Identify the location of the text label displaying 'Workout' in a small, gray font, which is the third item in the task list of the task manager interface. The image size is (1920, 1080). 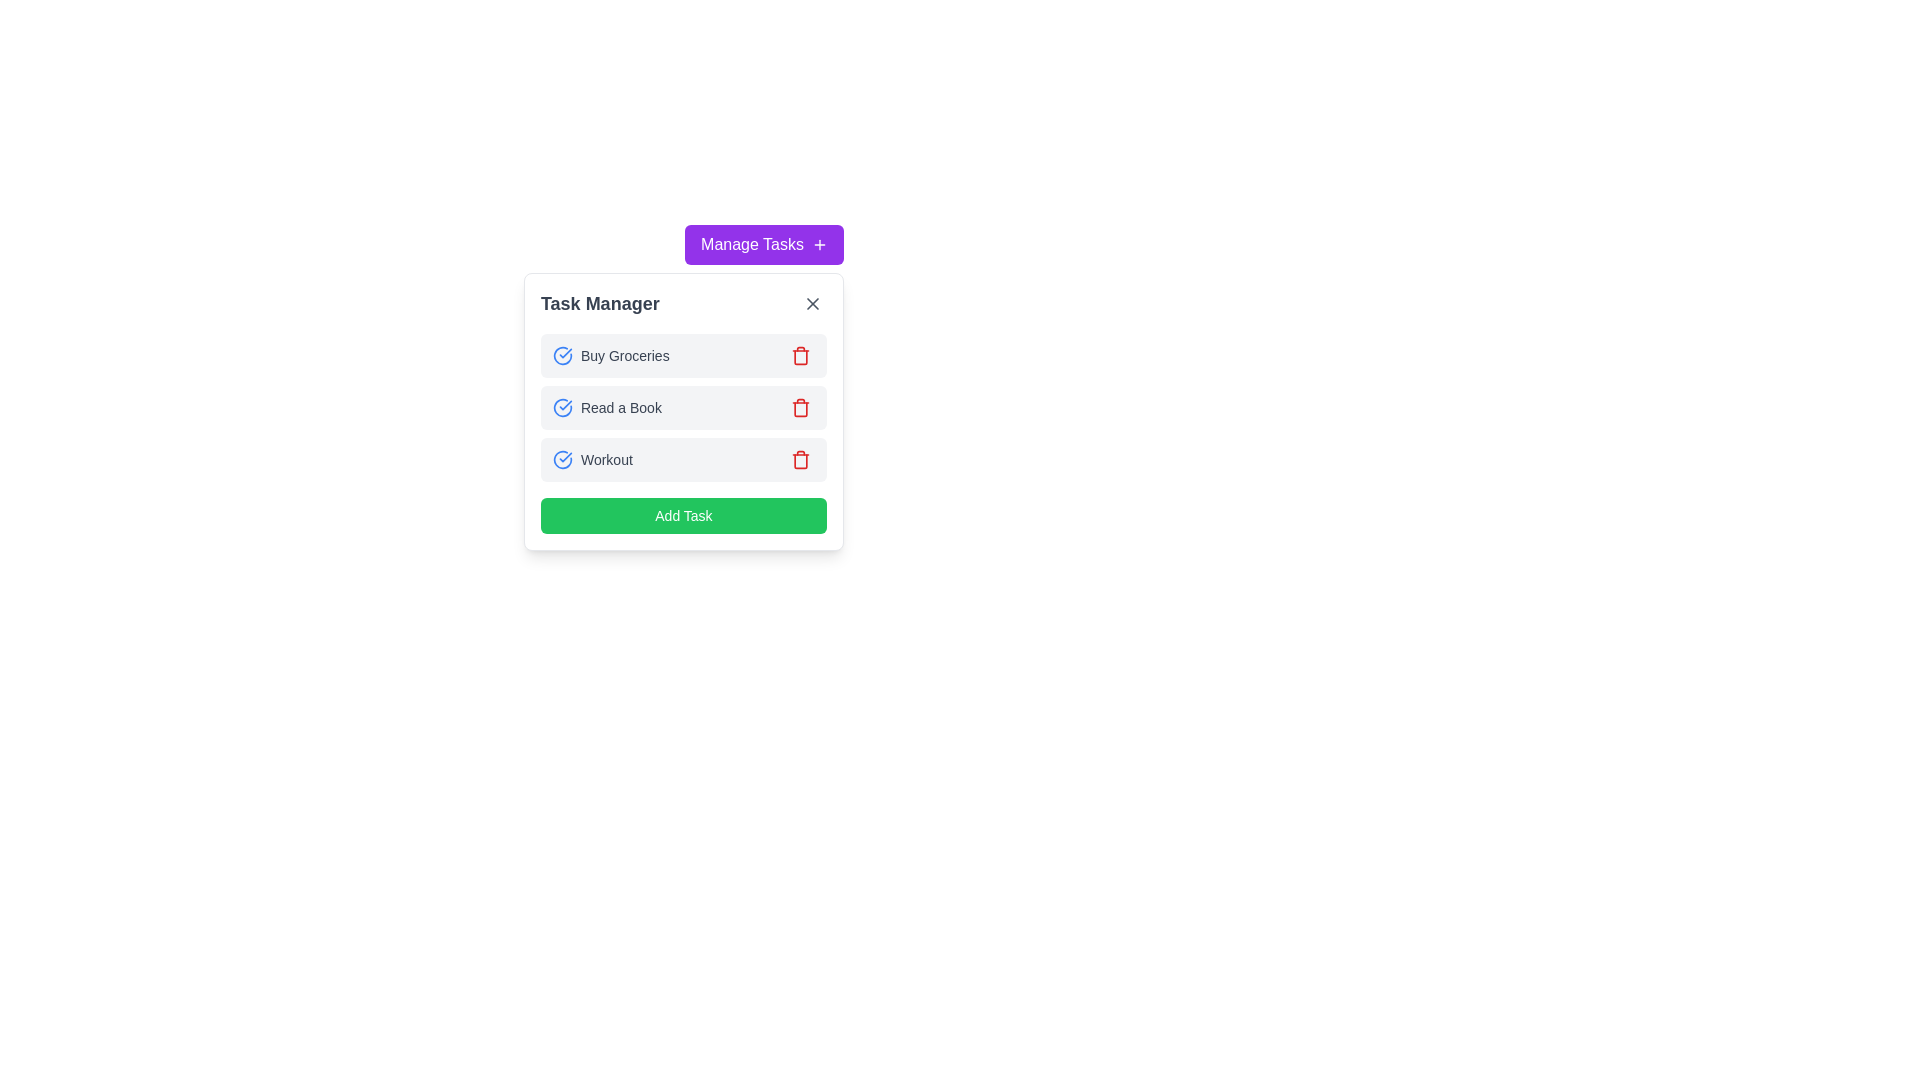
(605, 459).